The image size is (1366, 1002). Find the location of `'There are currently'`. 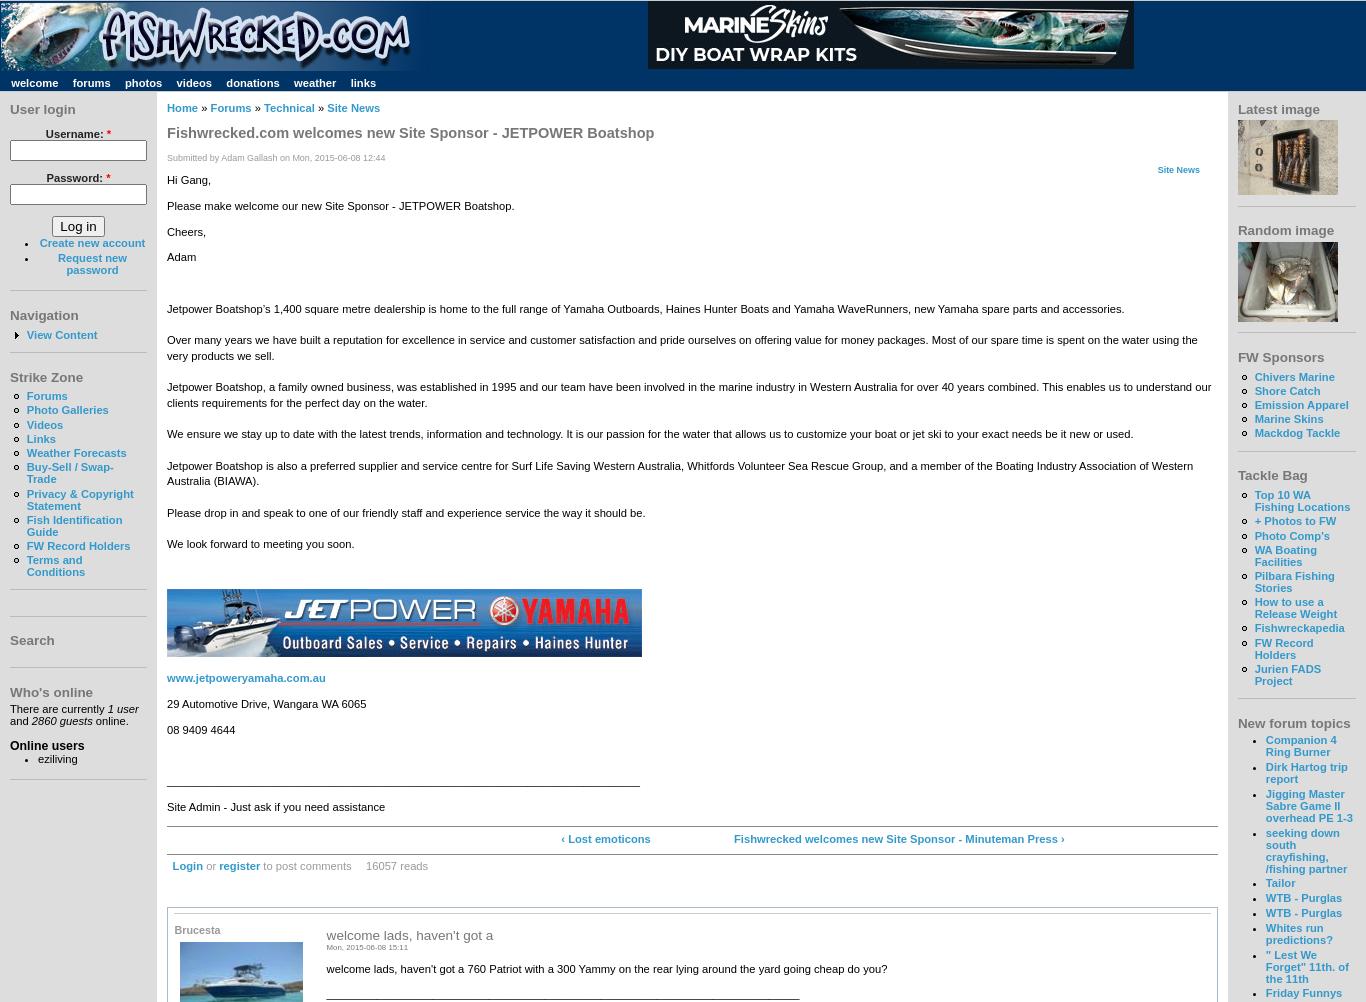

'There are currently' is located at coordinates (9, 709).